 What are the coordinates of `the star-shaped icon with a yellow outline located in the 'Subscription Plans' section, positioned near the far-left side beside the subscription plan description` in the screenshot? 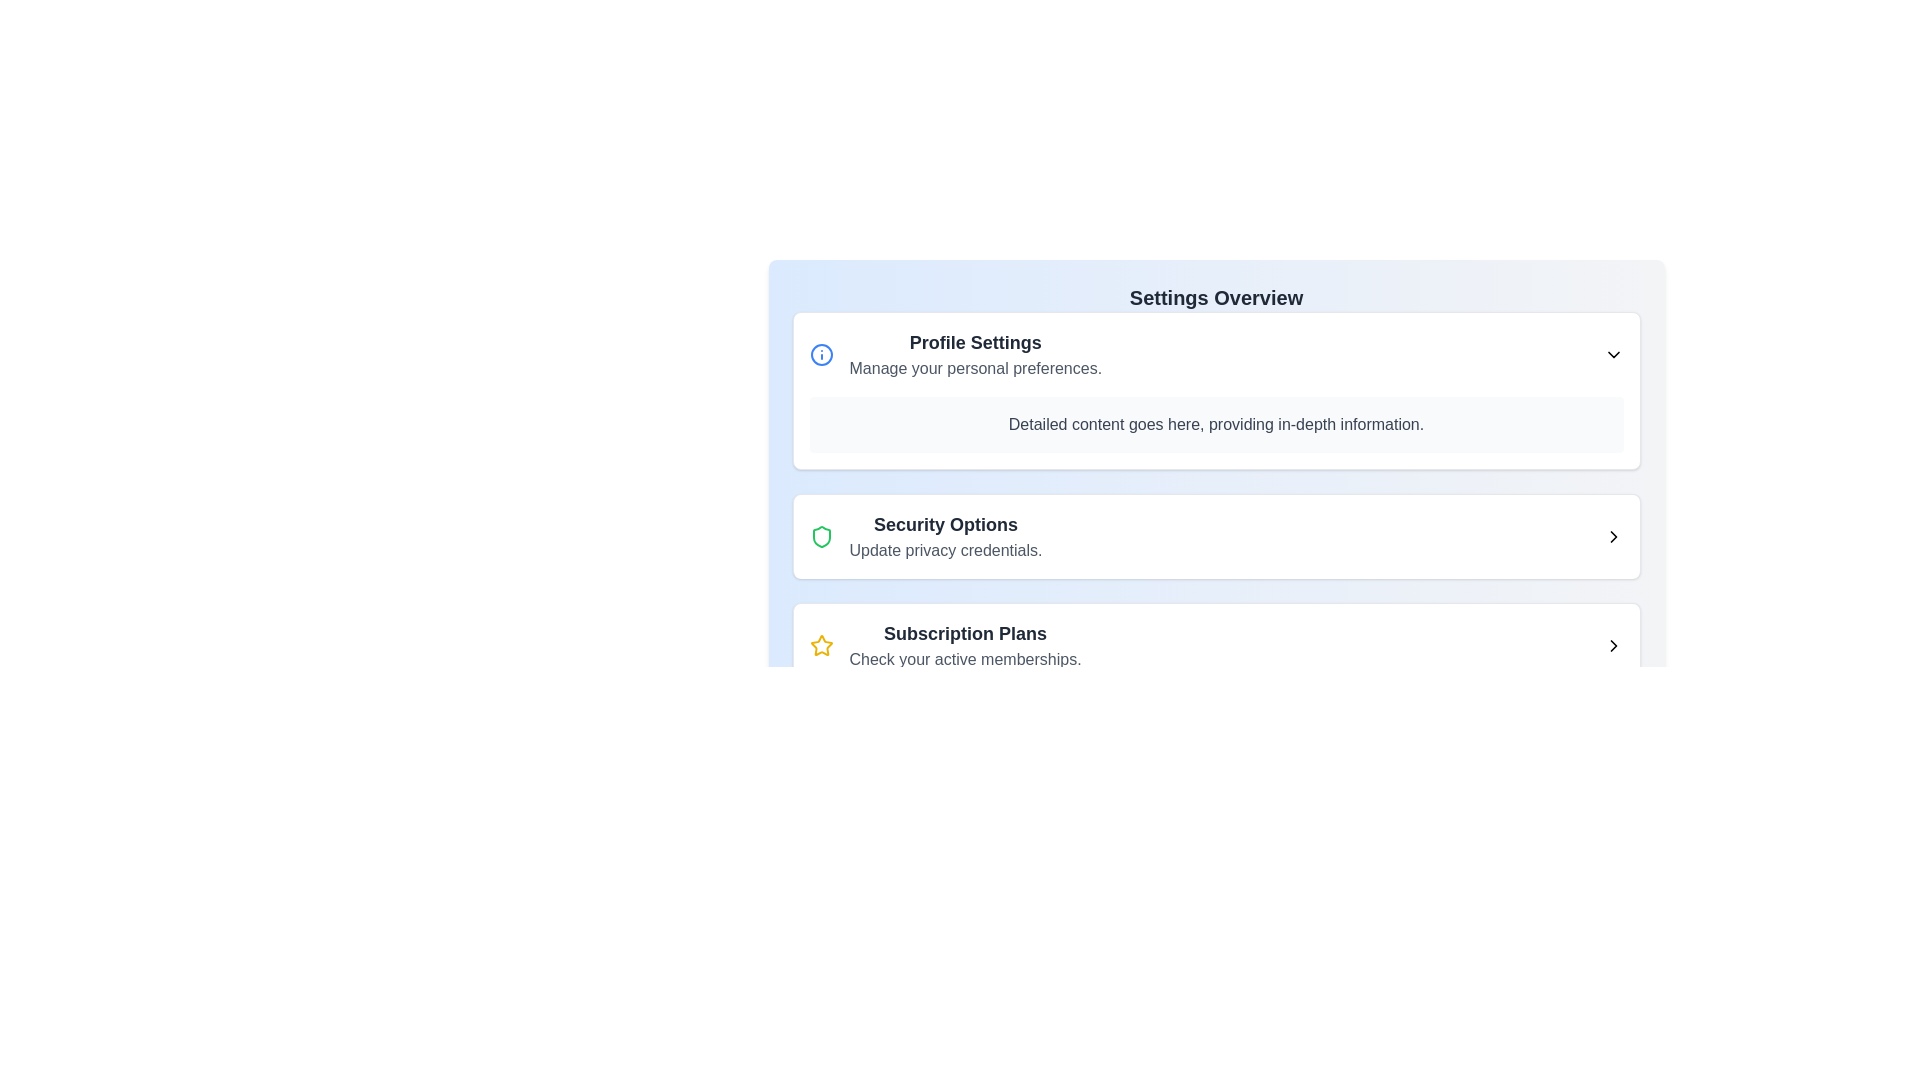 It's located at (821, 645).